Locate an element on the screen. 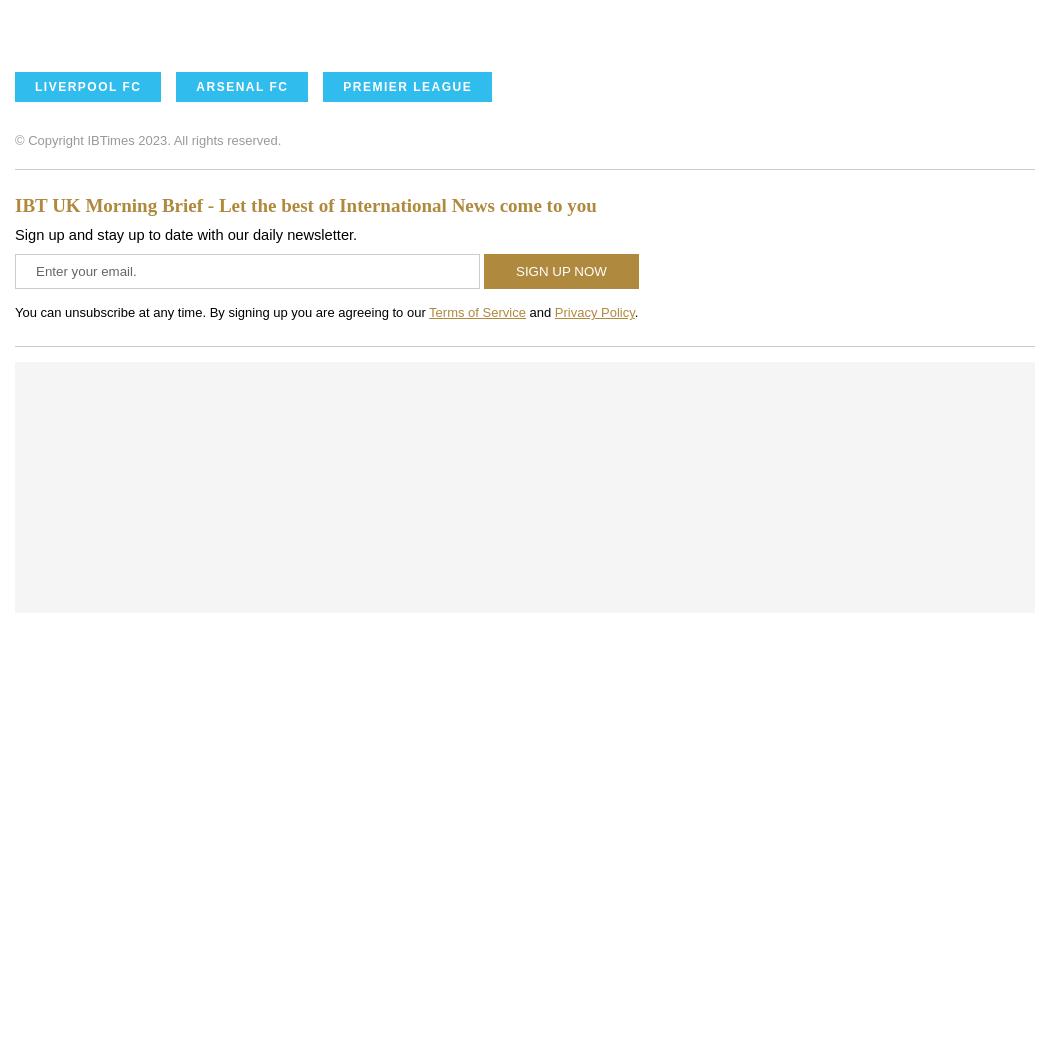  'Liverpool FC' is located at coordinates (34, 86).